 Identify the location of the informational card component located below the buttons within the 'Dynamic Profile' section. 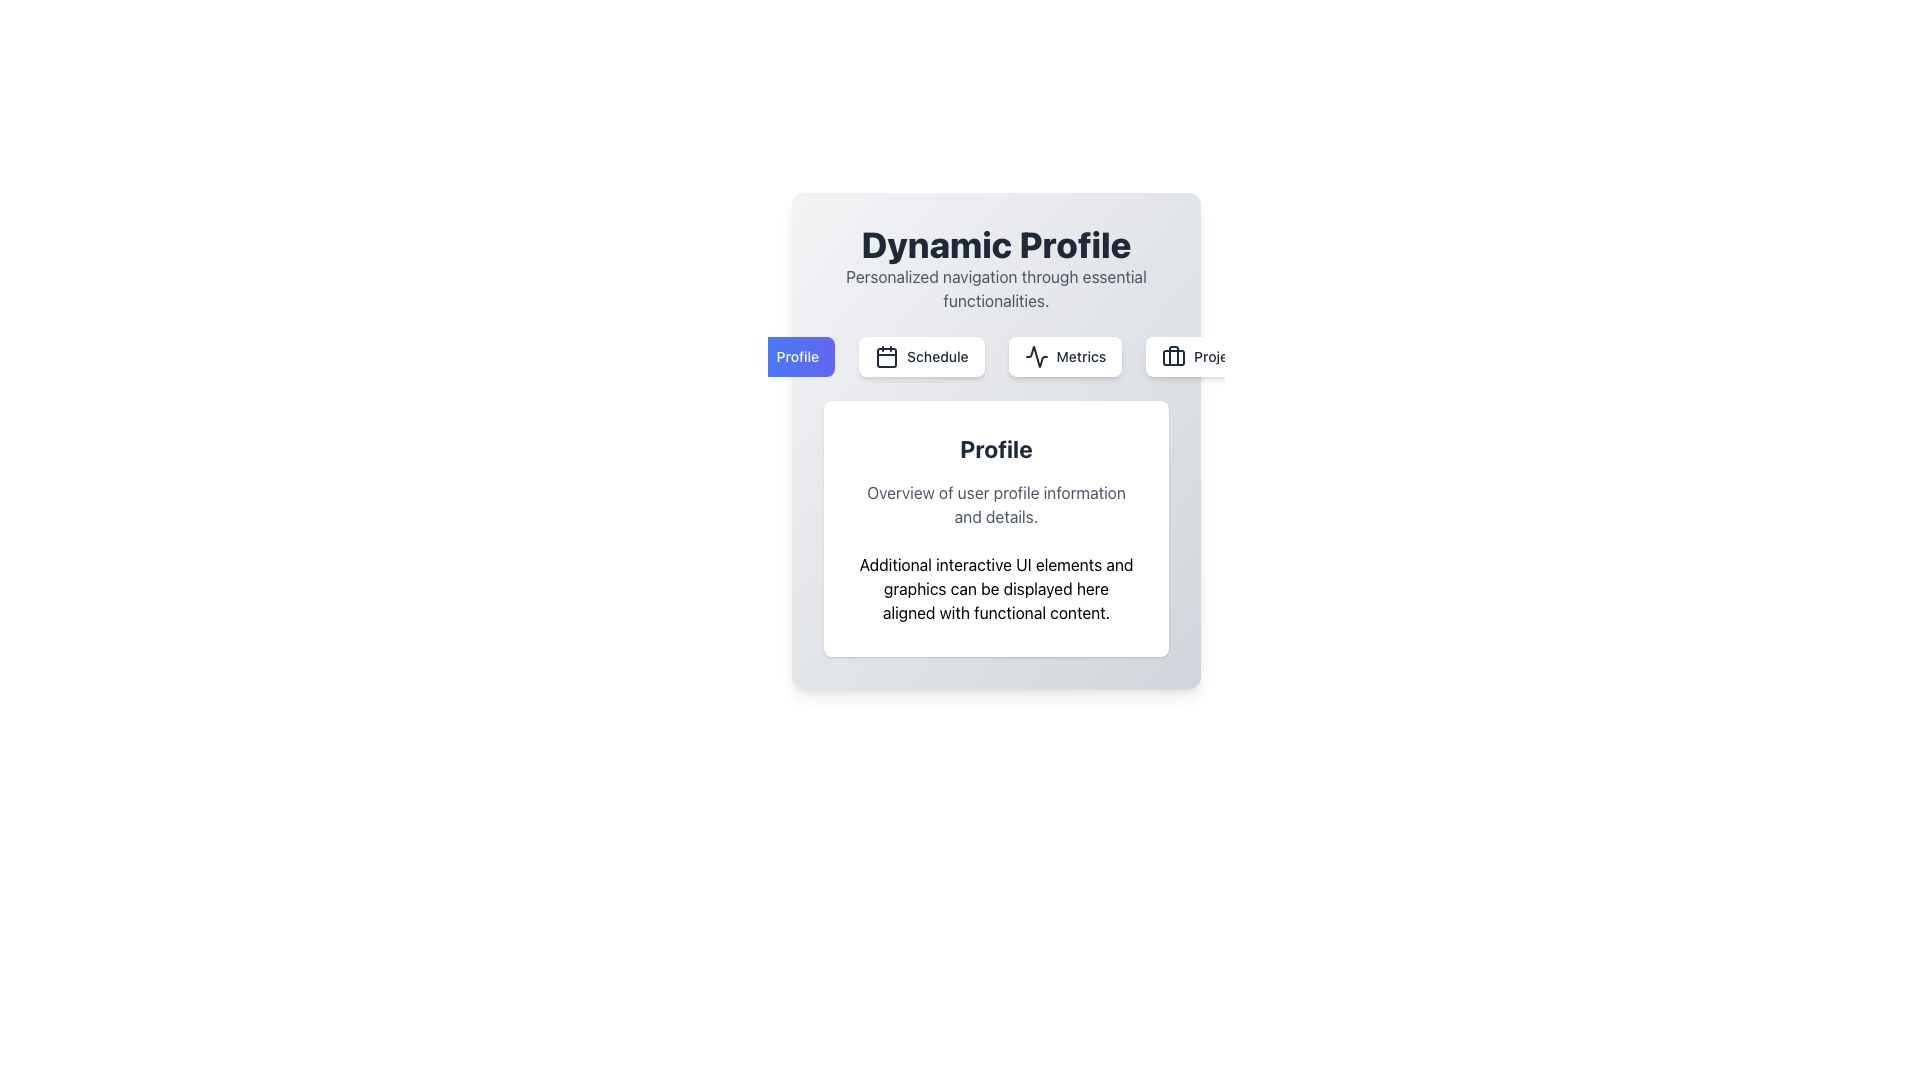
(996, 527).